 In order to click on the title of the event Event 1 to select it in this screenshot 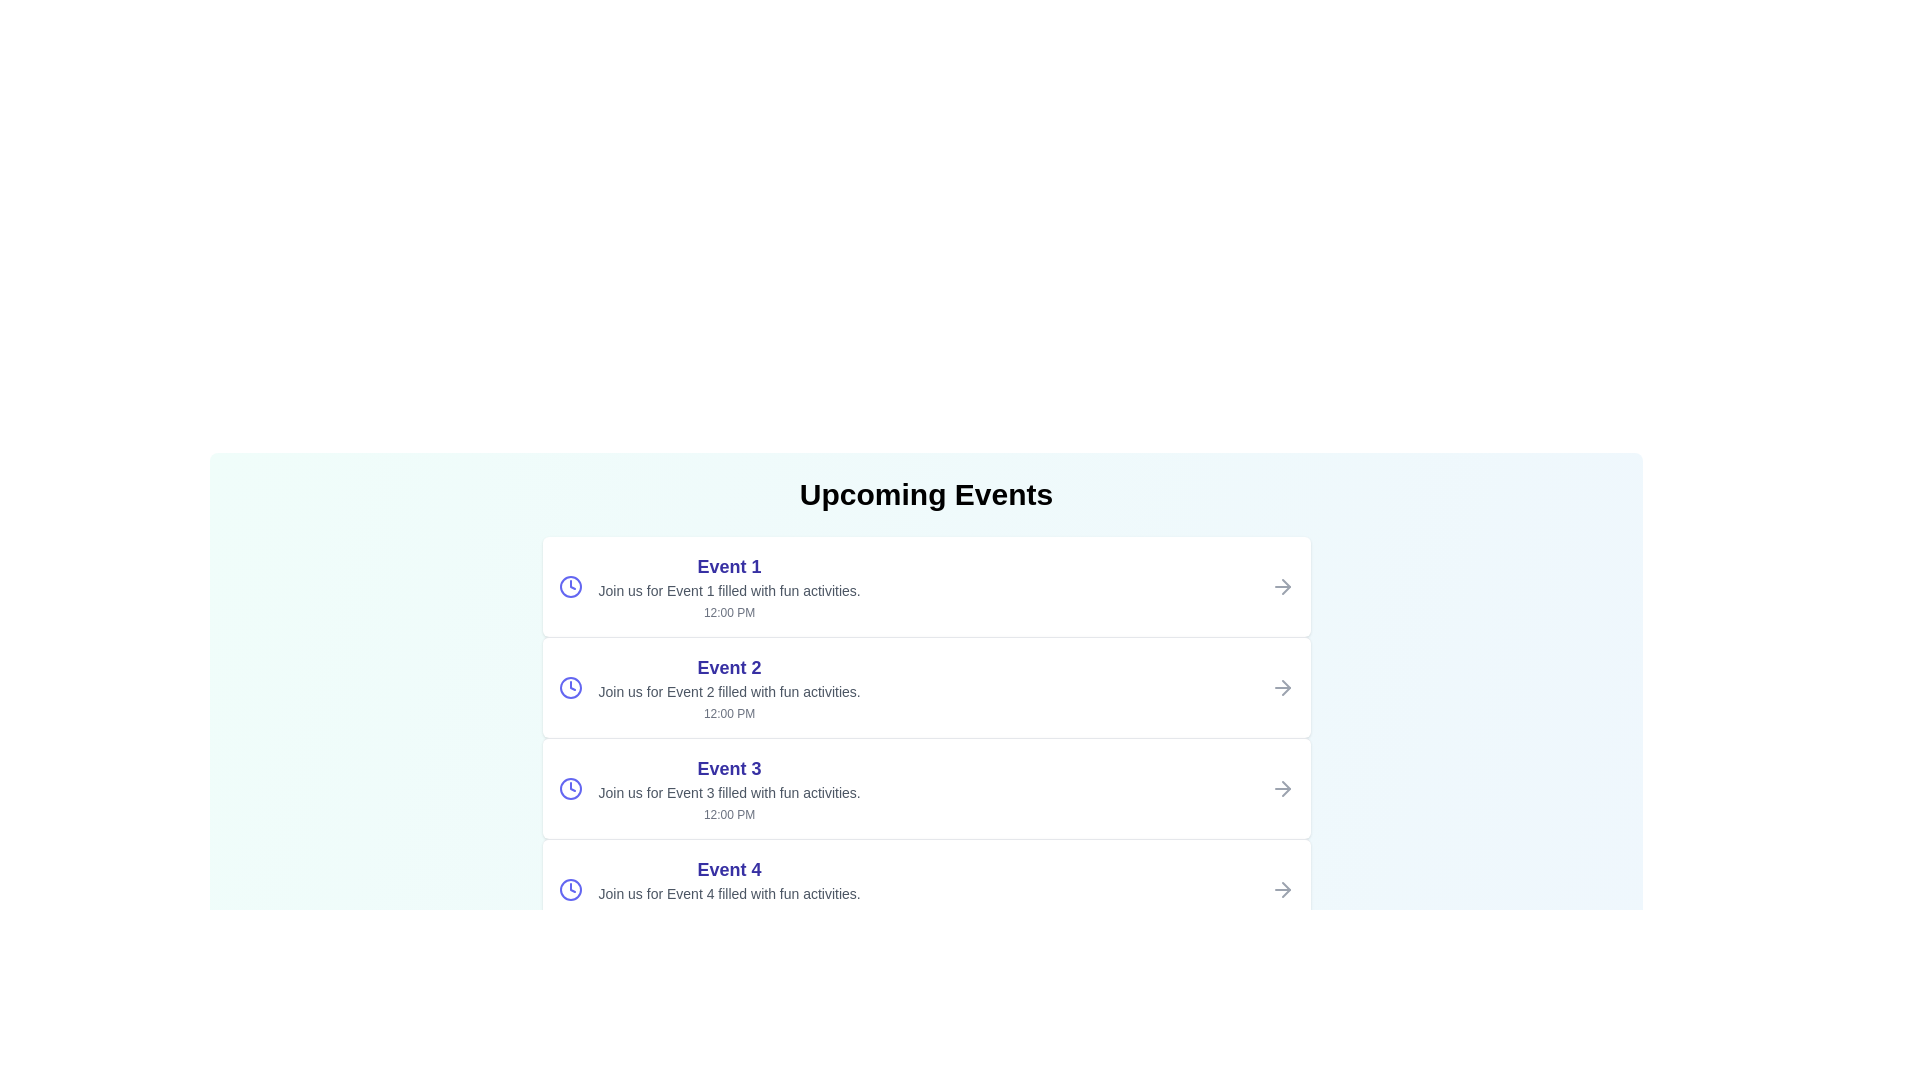, I will do `click(728, 567)`.